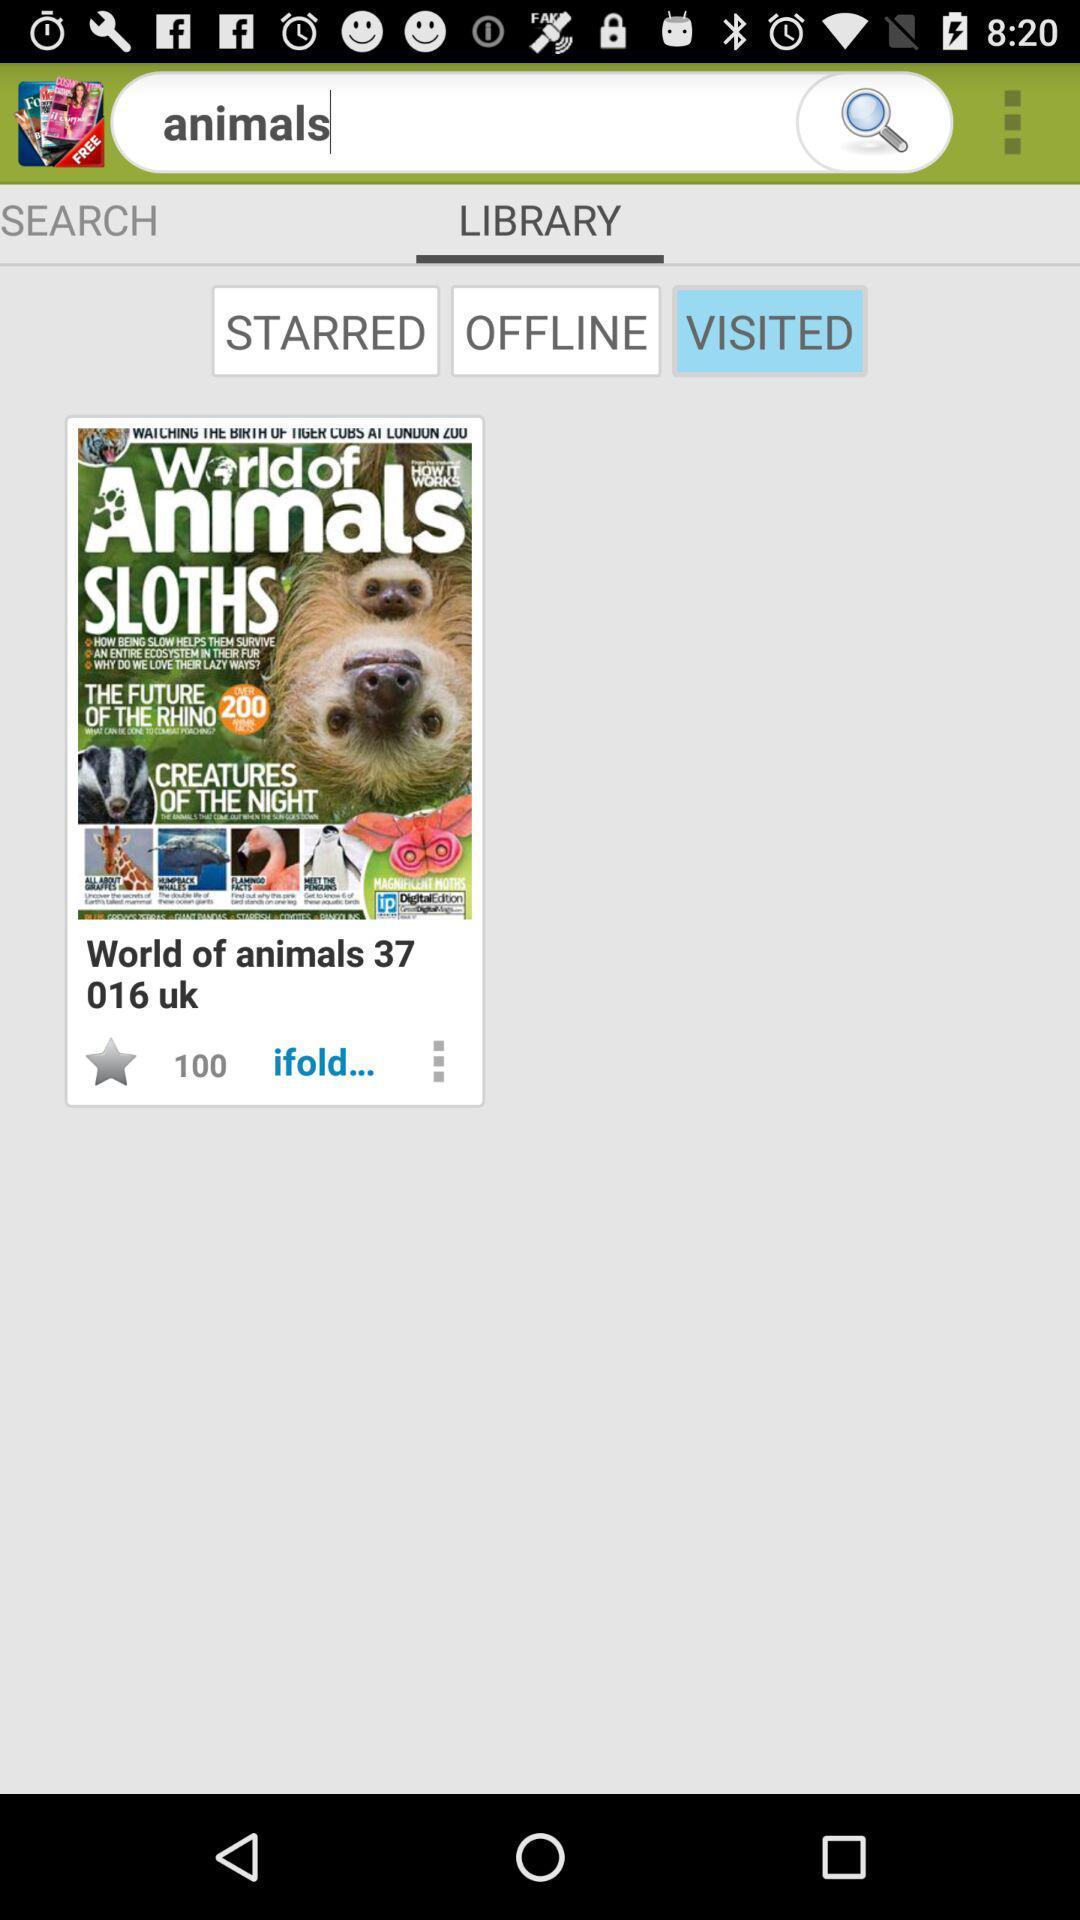 The image size is (1080, 1920). Describe the element at coordinates (437, 1060) in the screenshot. I see `settings` at that location.